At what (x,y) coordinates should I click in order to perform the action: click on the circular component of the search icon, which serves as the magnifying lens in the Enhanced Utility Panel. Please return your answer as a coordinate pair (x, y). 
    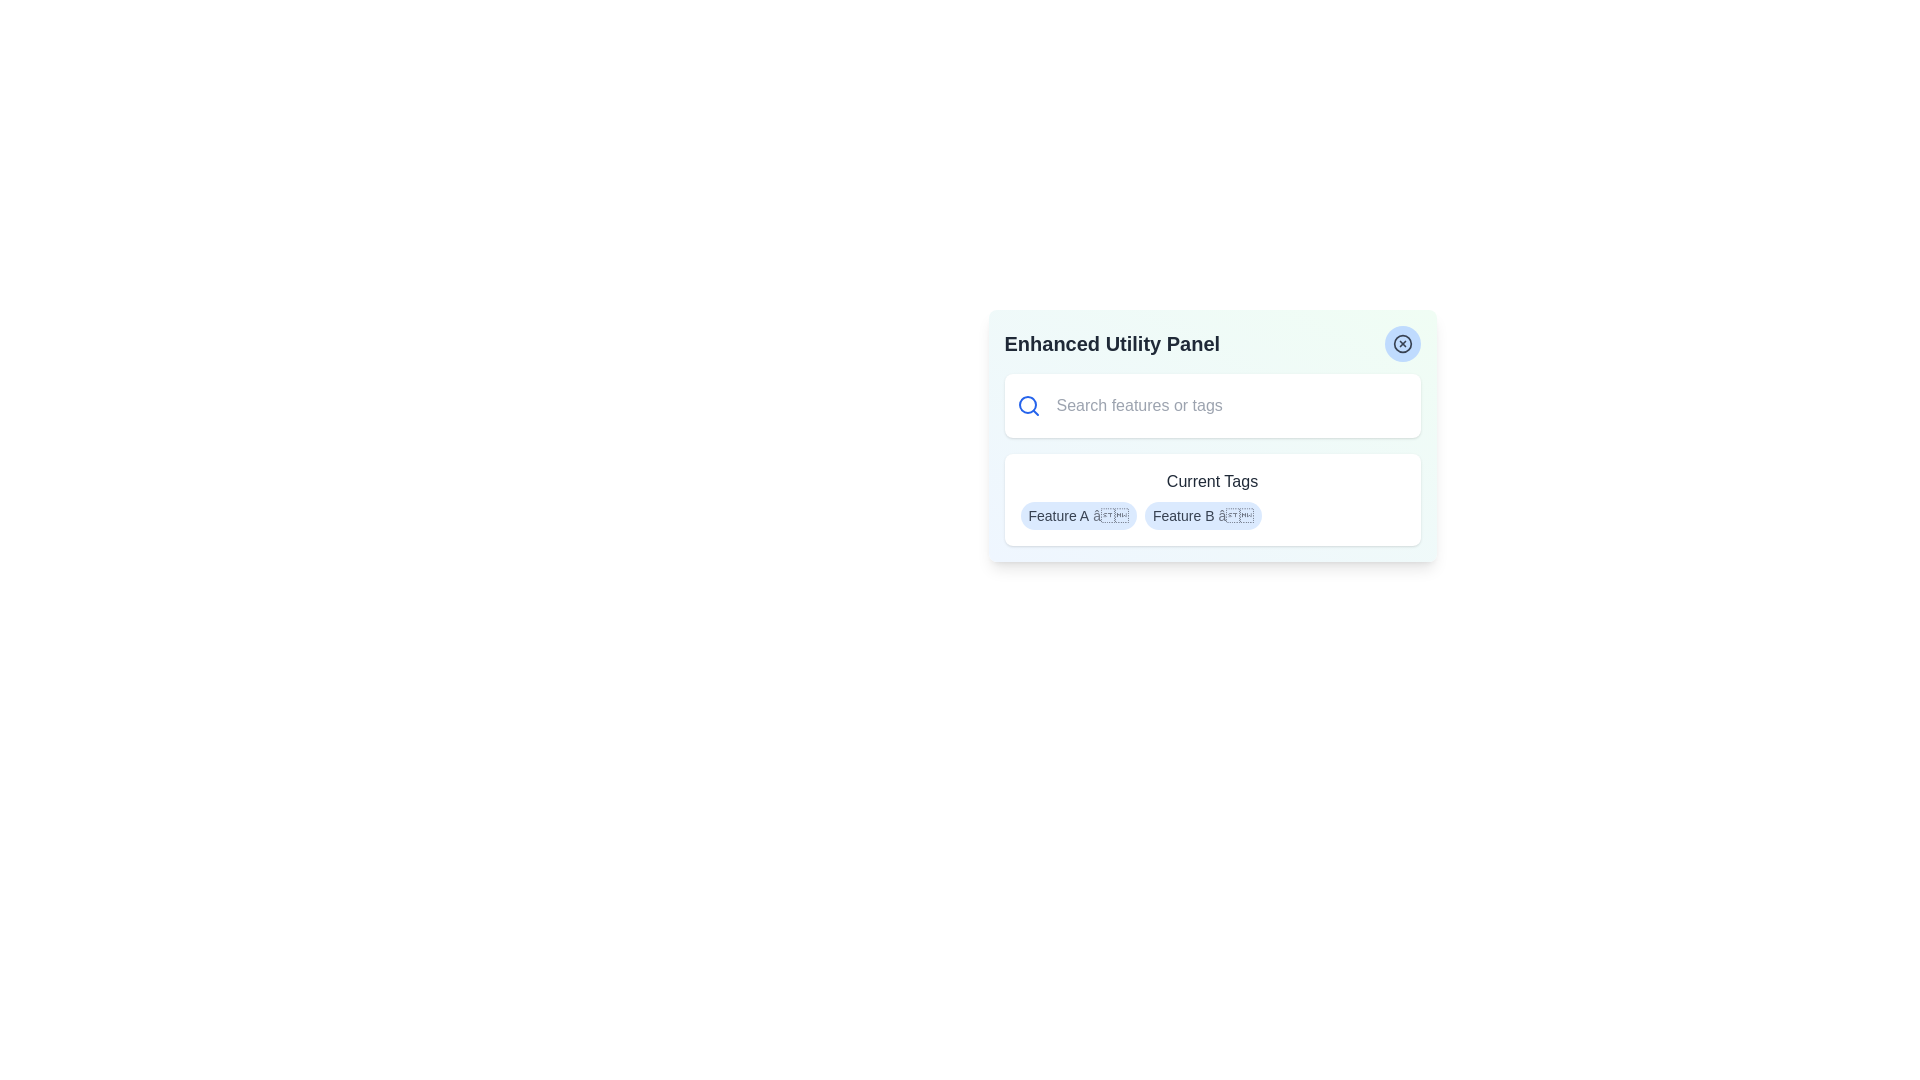
    Looking at the image, I should click on (1027, 405).